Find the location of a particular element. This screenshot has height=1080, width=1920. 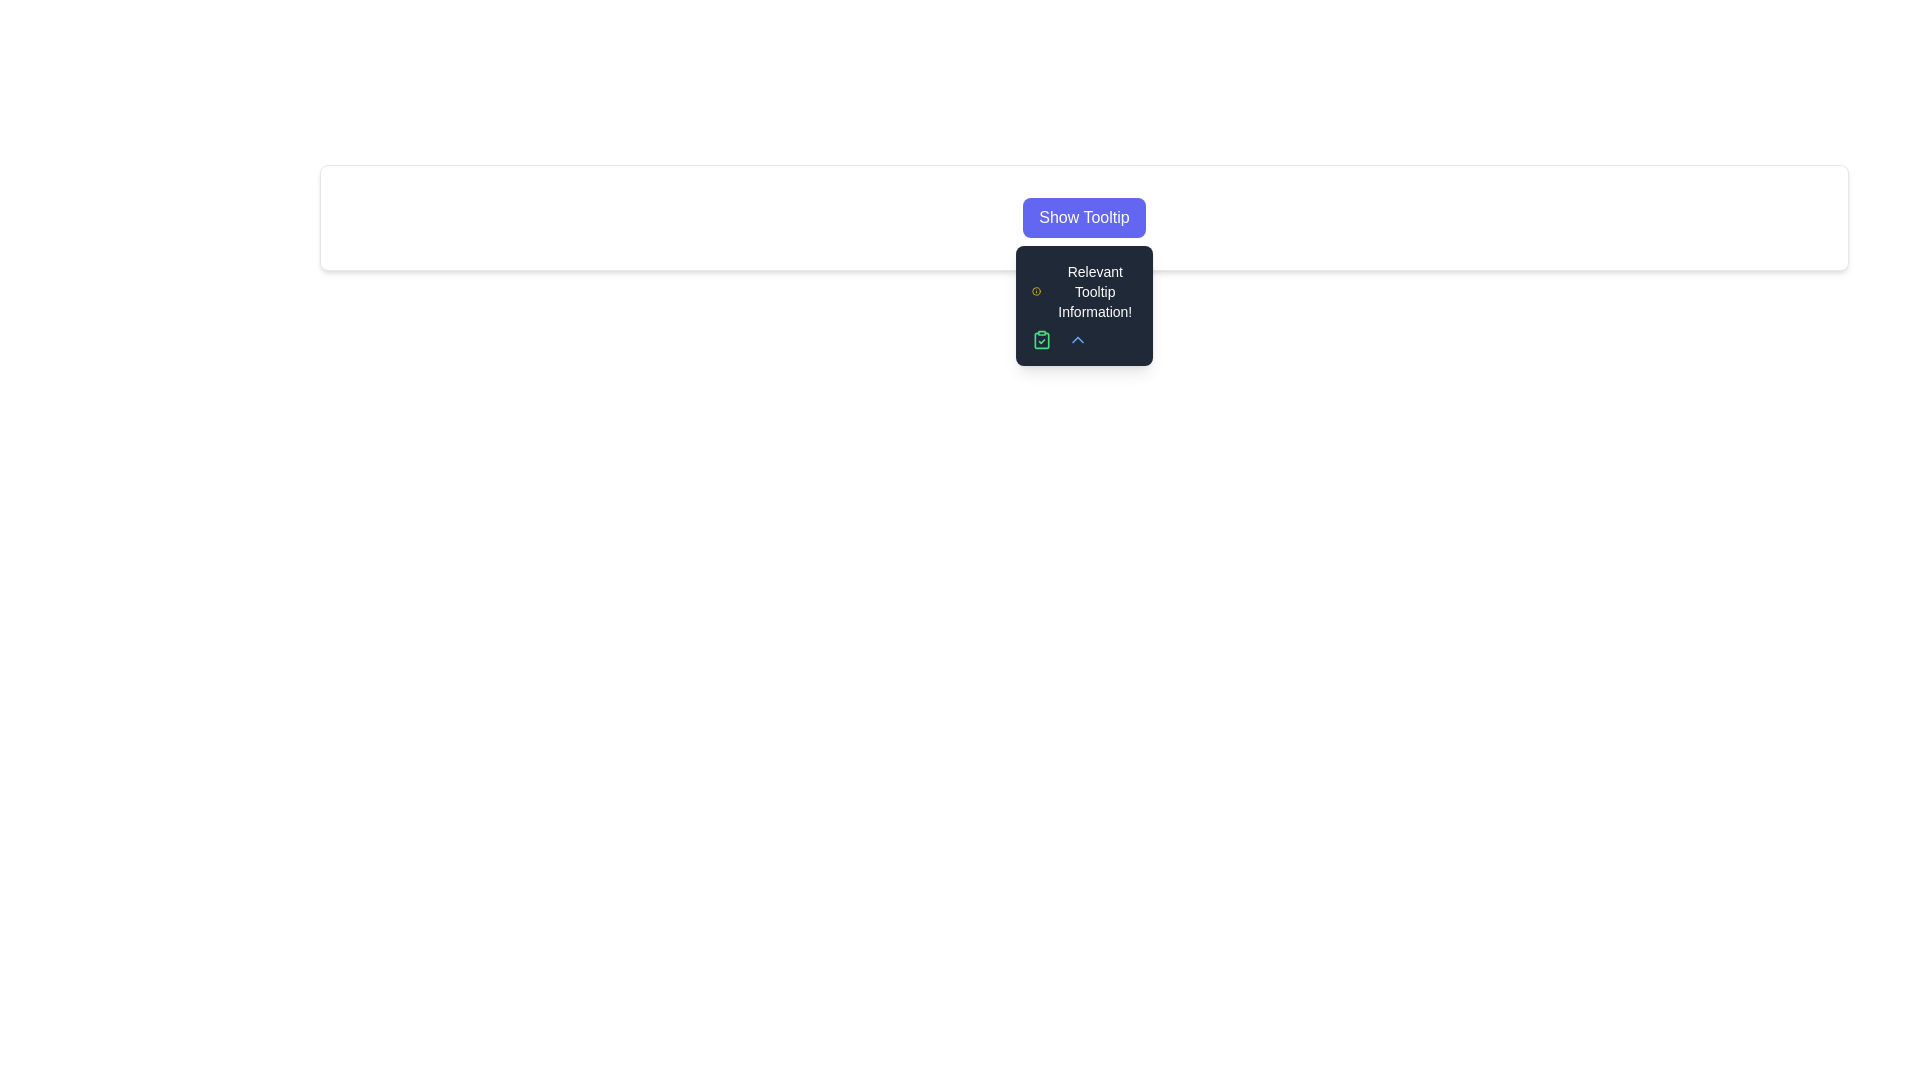

the informational text display located in the tooltip below the 'Show Tooltip' button is located at coordinates (1083, 292).